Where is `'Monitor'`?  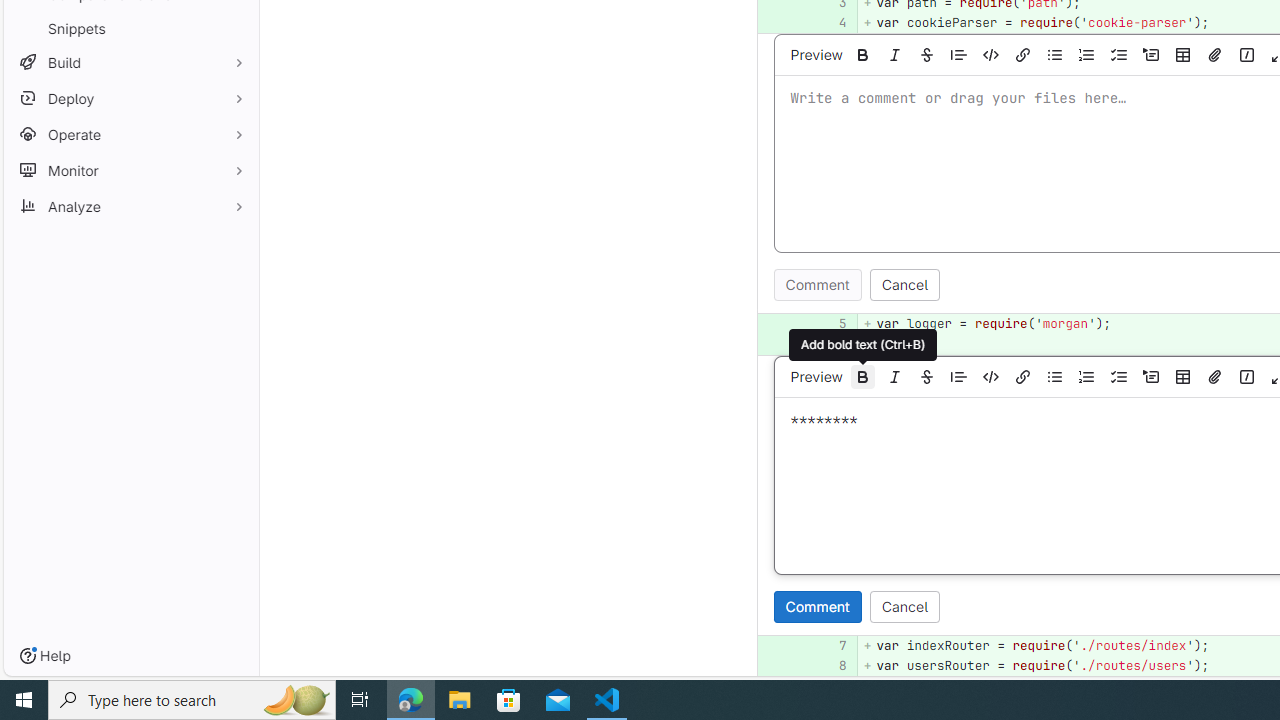 'Monitor' is located at coordinates (130, 169).